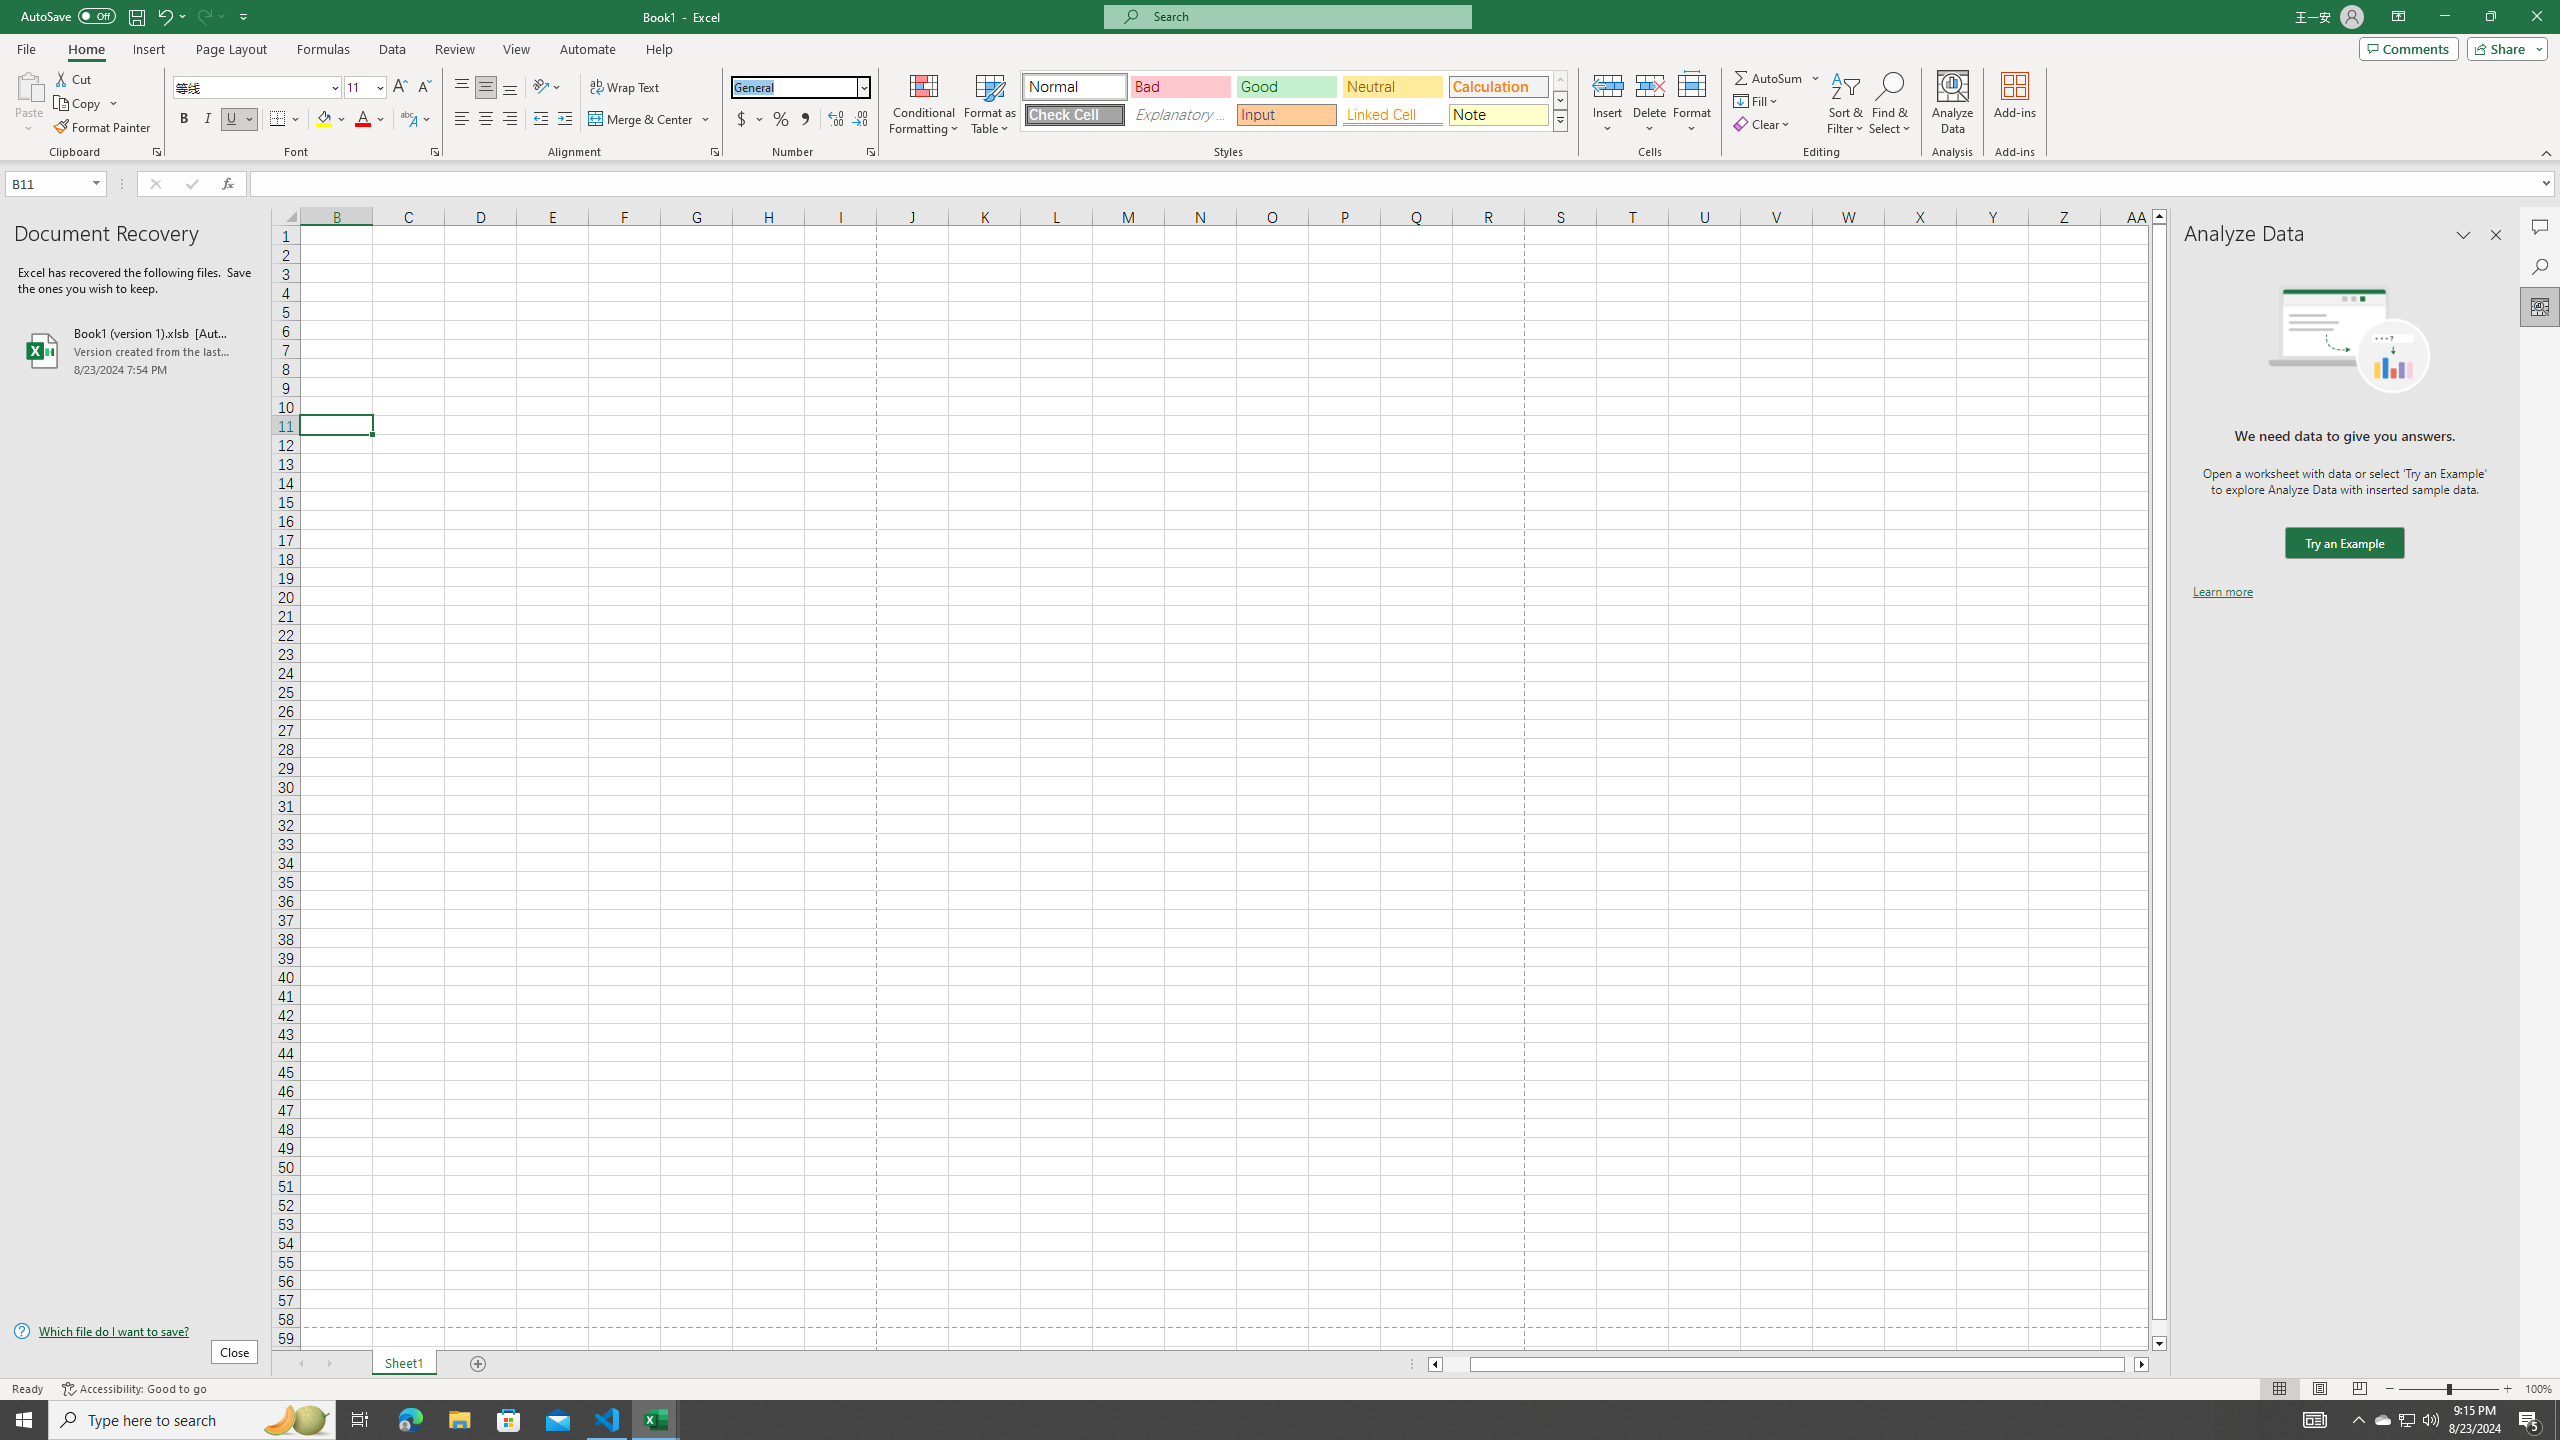  What do you see at coordinates (869, 150) in the screenshot?
I see `'Format Cell Number'` at bounding box center [869, 150].